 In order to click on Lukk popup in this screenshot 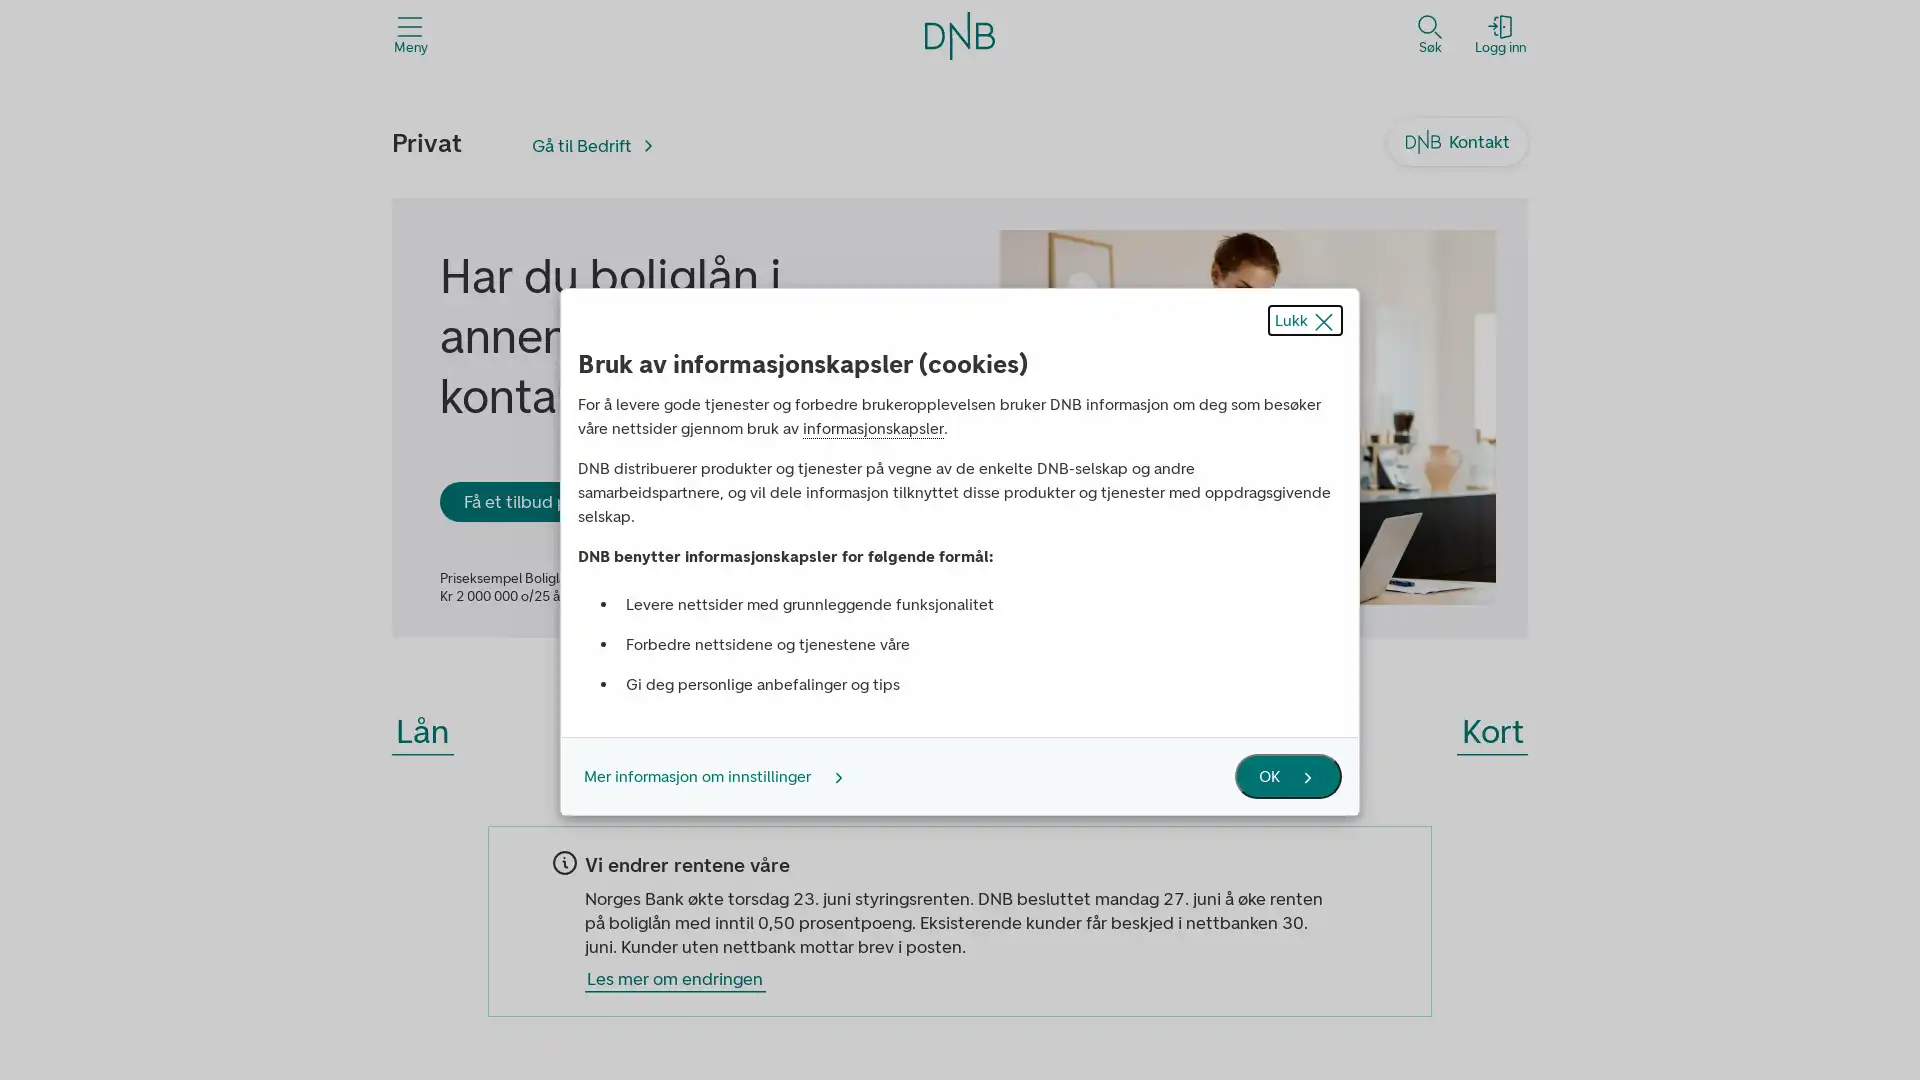, I will do `click(1305, 318)`.